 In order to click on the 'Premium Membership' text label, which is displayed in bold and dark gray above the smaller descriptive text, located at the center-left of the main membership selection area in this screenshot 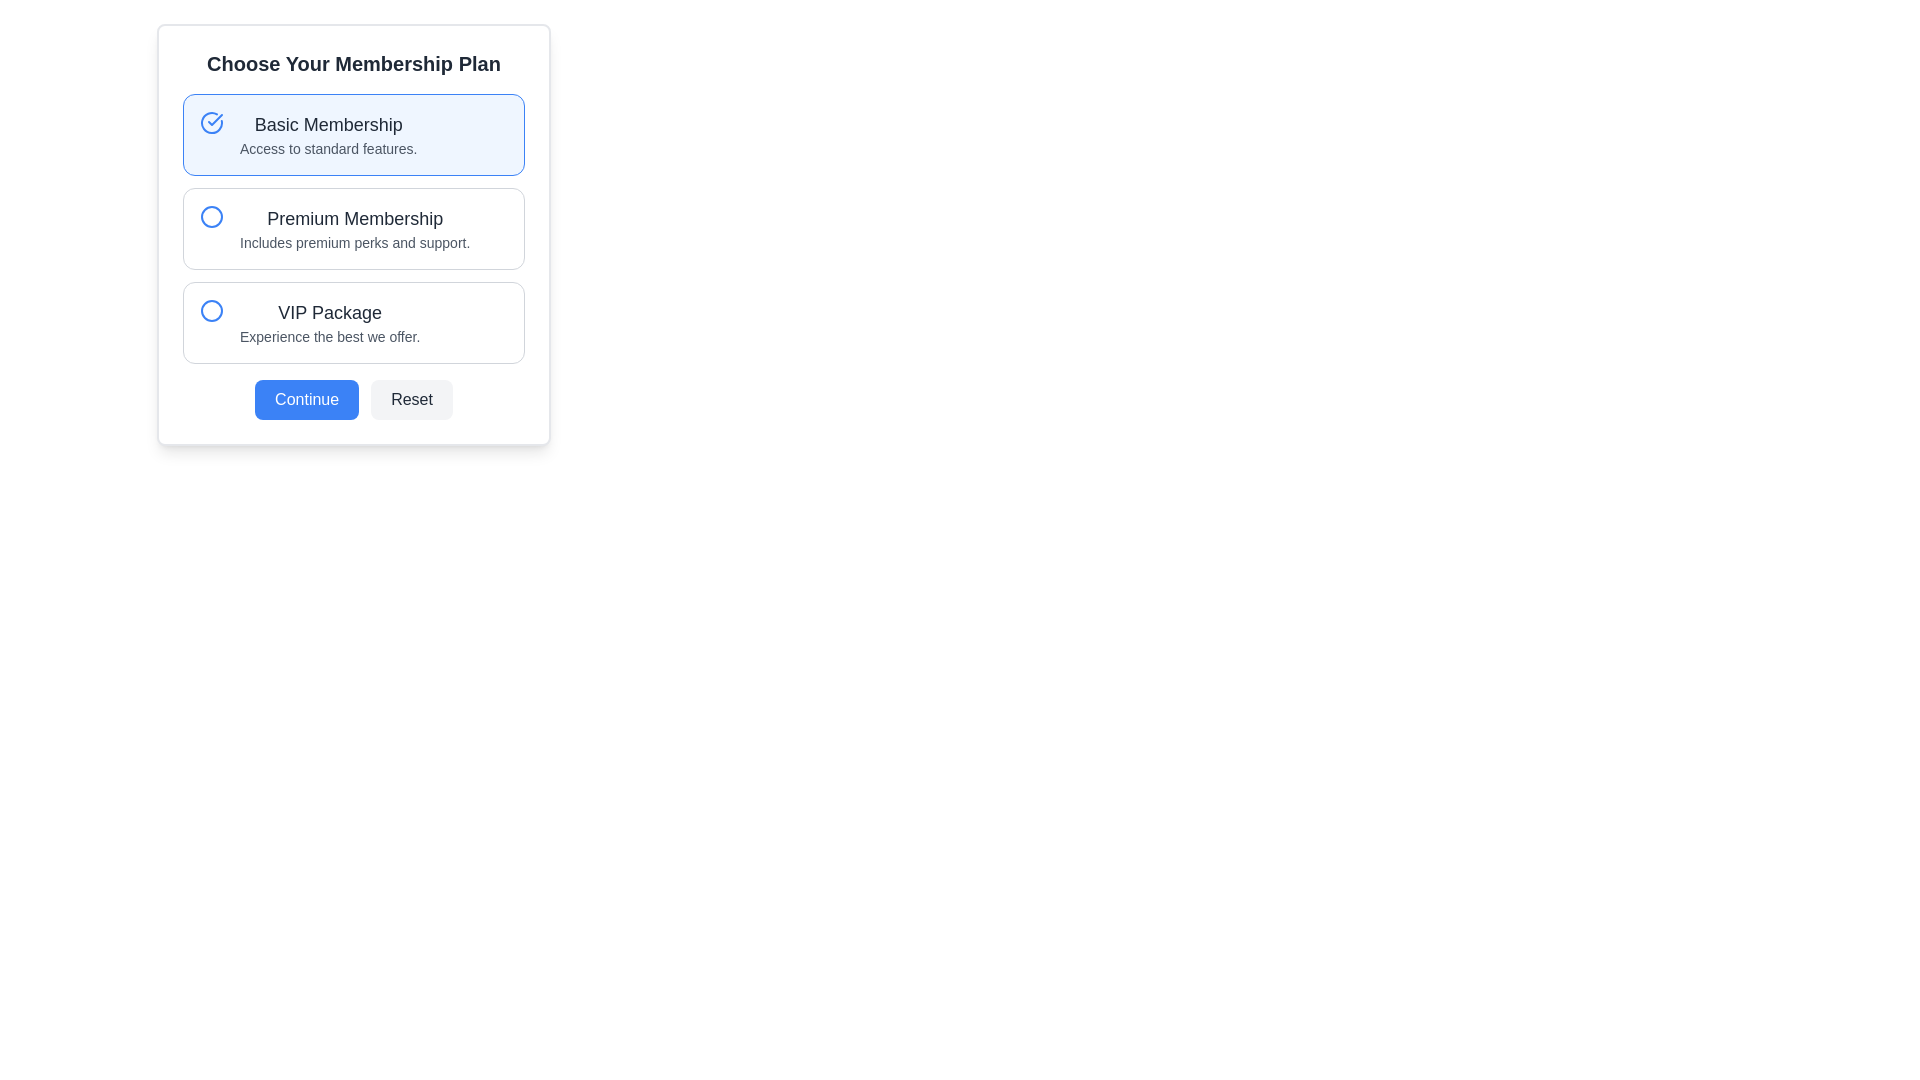, I will do `click(355, 219)`.